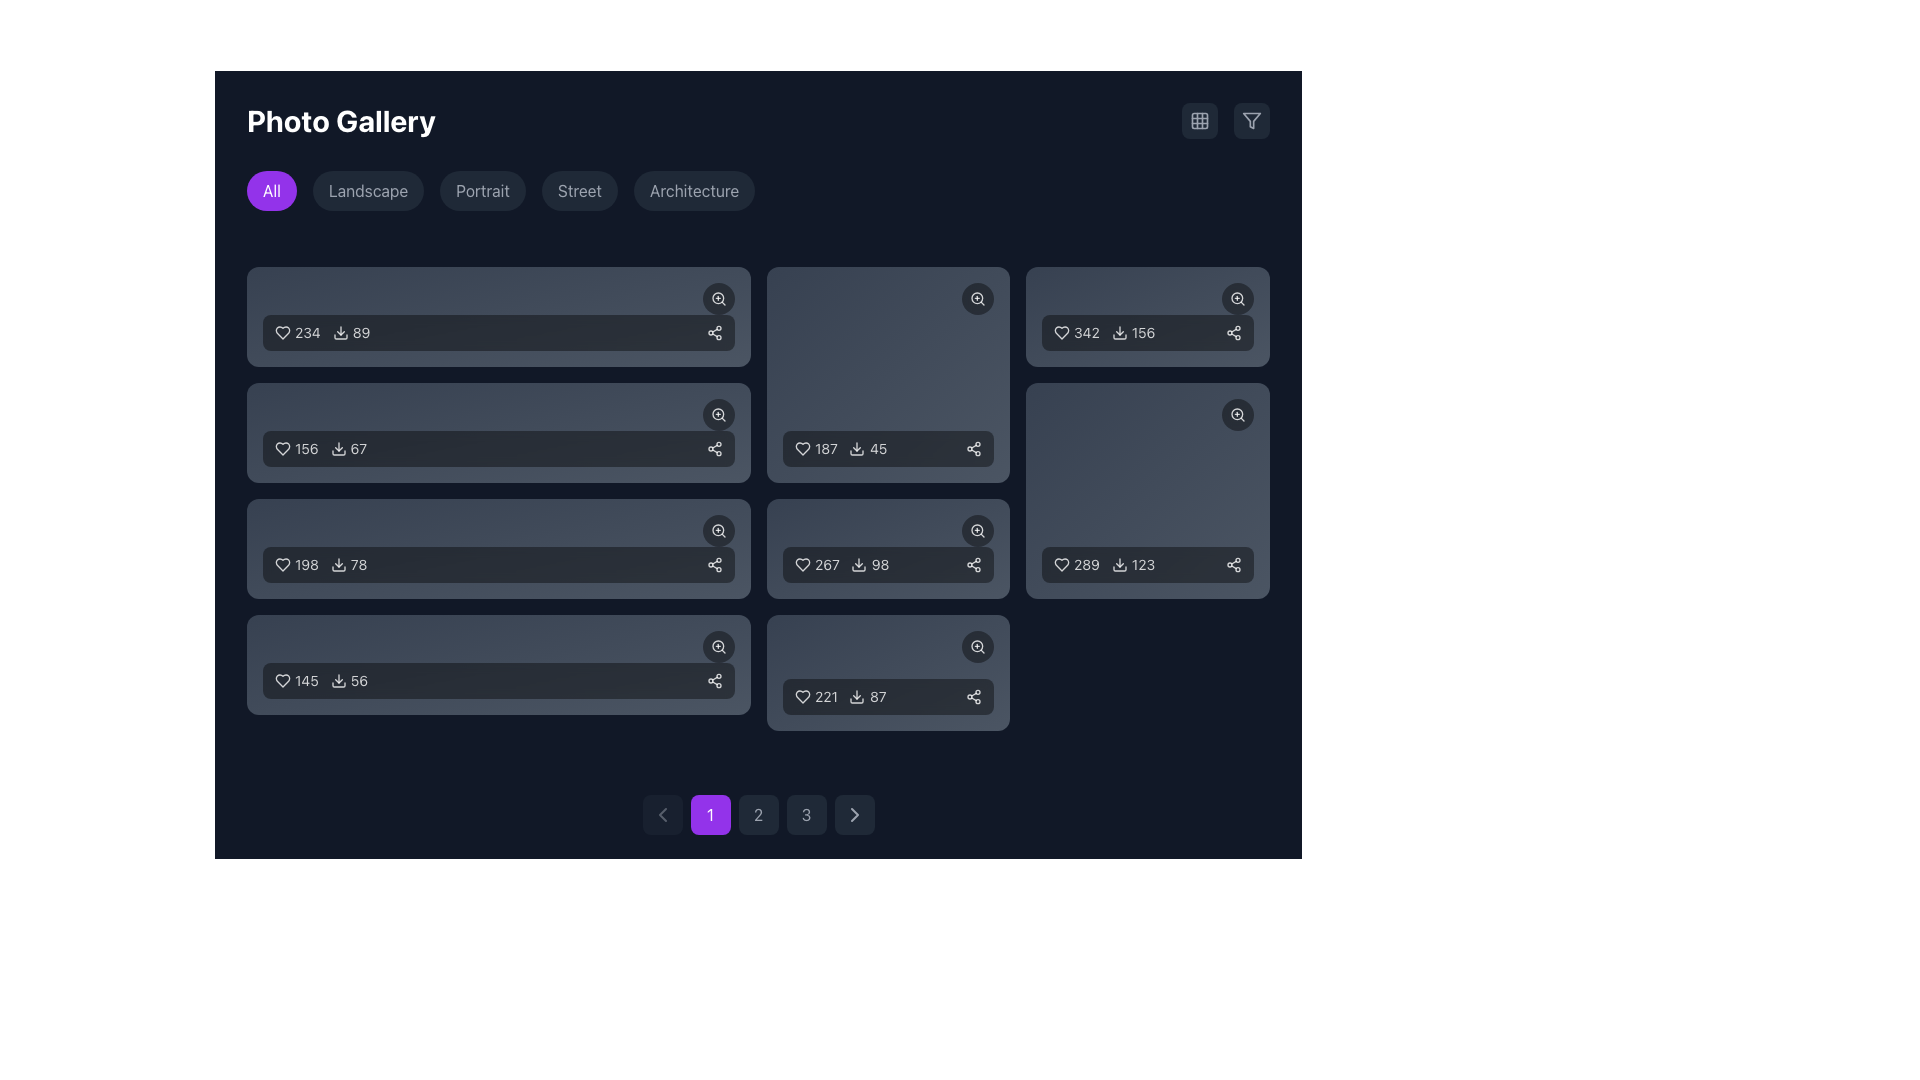 The height and width of the screenshot is (1080, 1920). I want to click on the text label displaying the statistic '45' located beneath the graphical card element, to the right of the download icon in the control bar, so click(878, 447).